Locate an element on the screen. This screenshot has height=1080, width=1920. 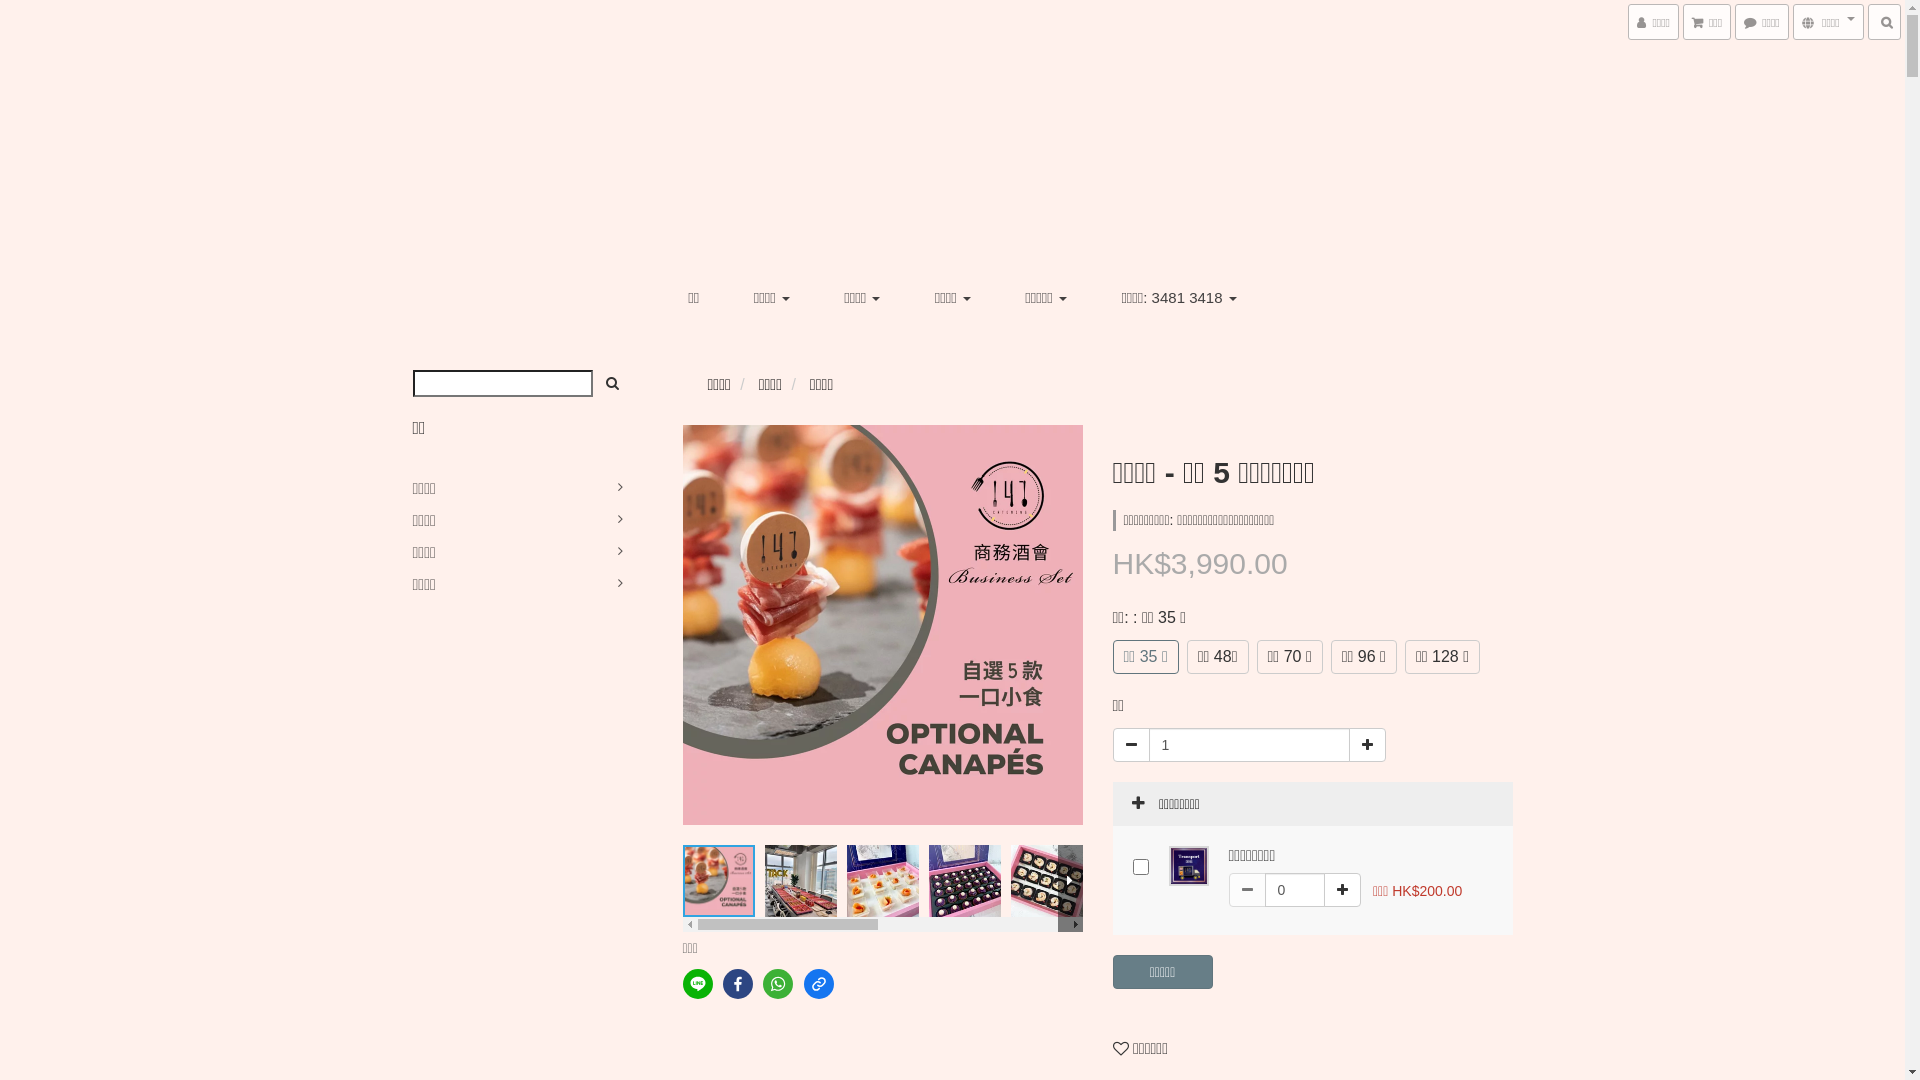
'line' is located at coordinates (681, 982).